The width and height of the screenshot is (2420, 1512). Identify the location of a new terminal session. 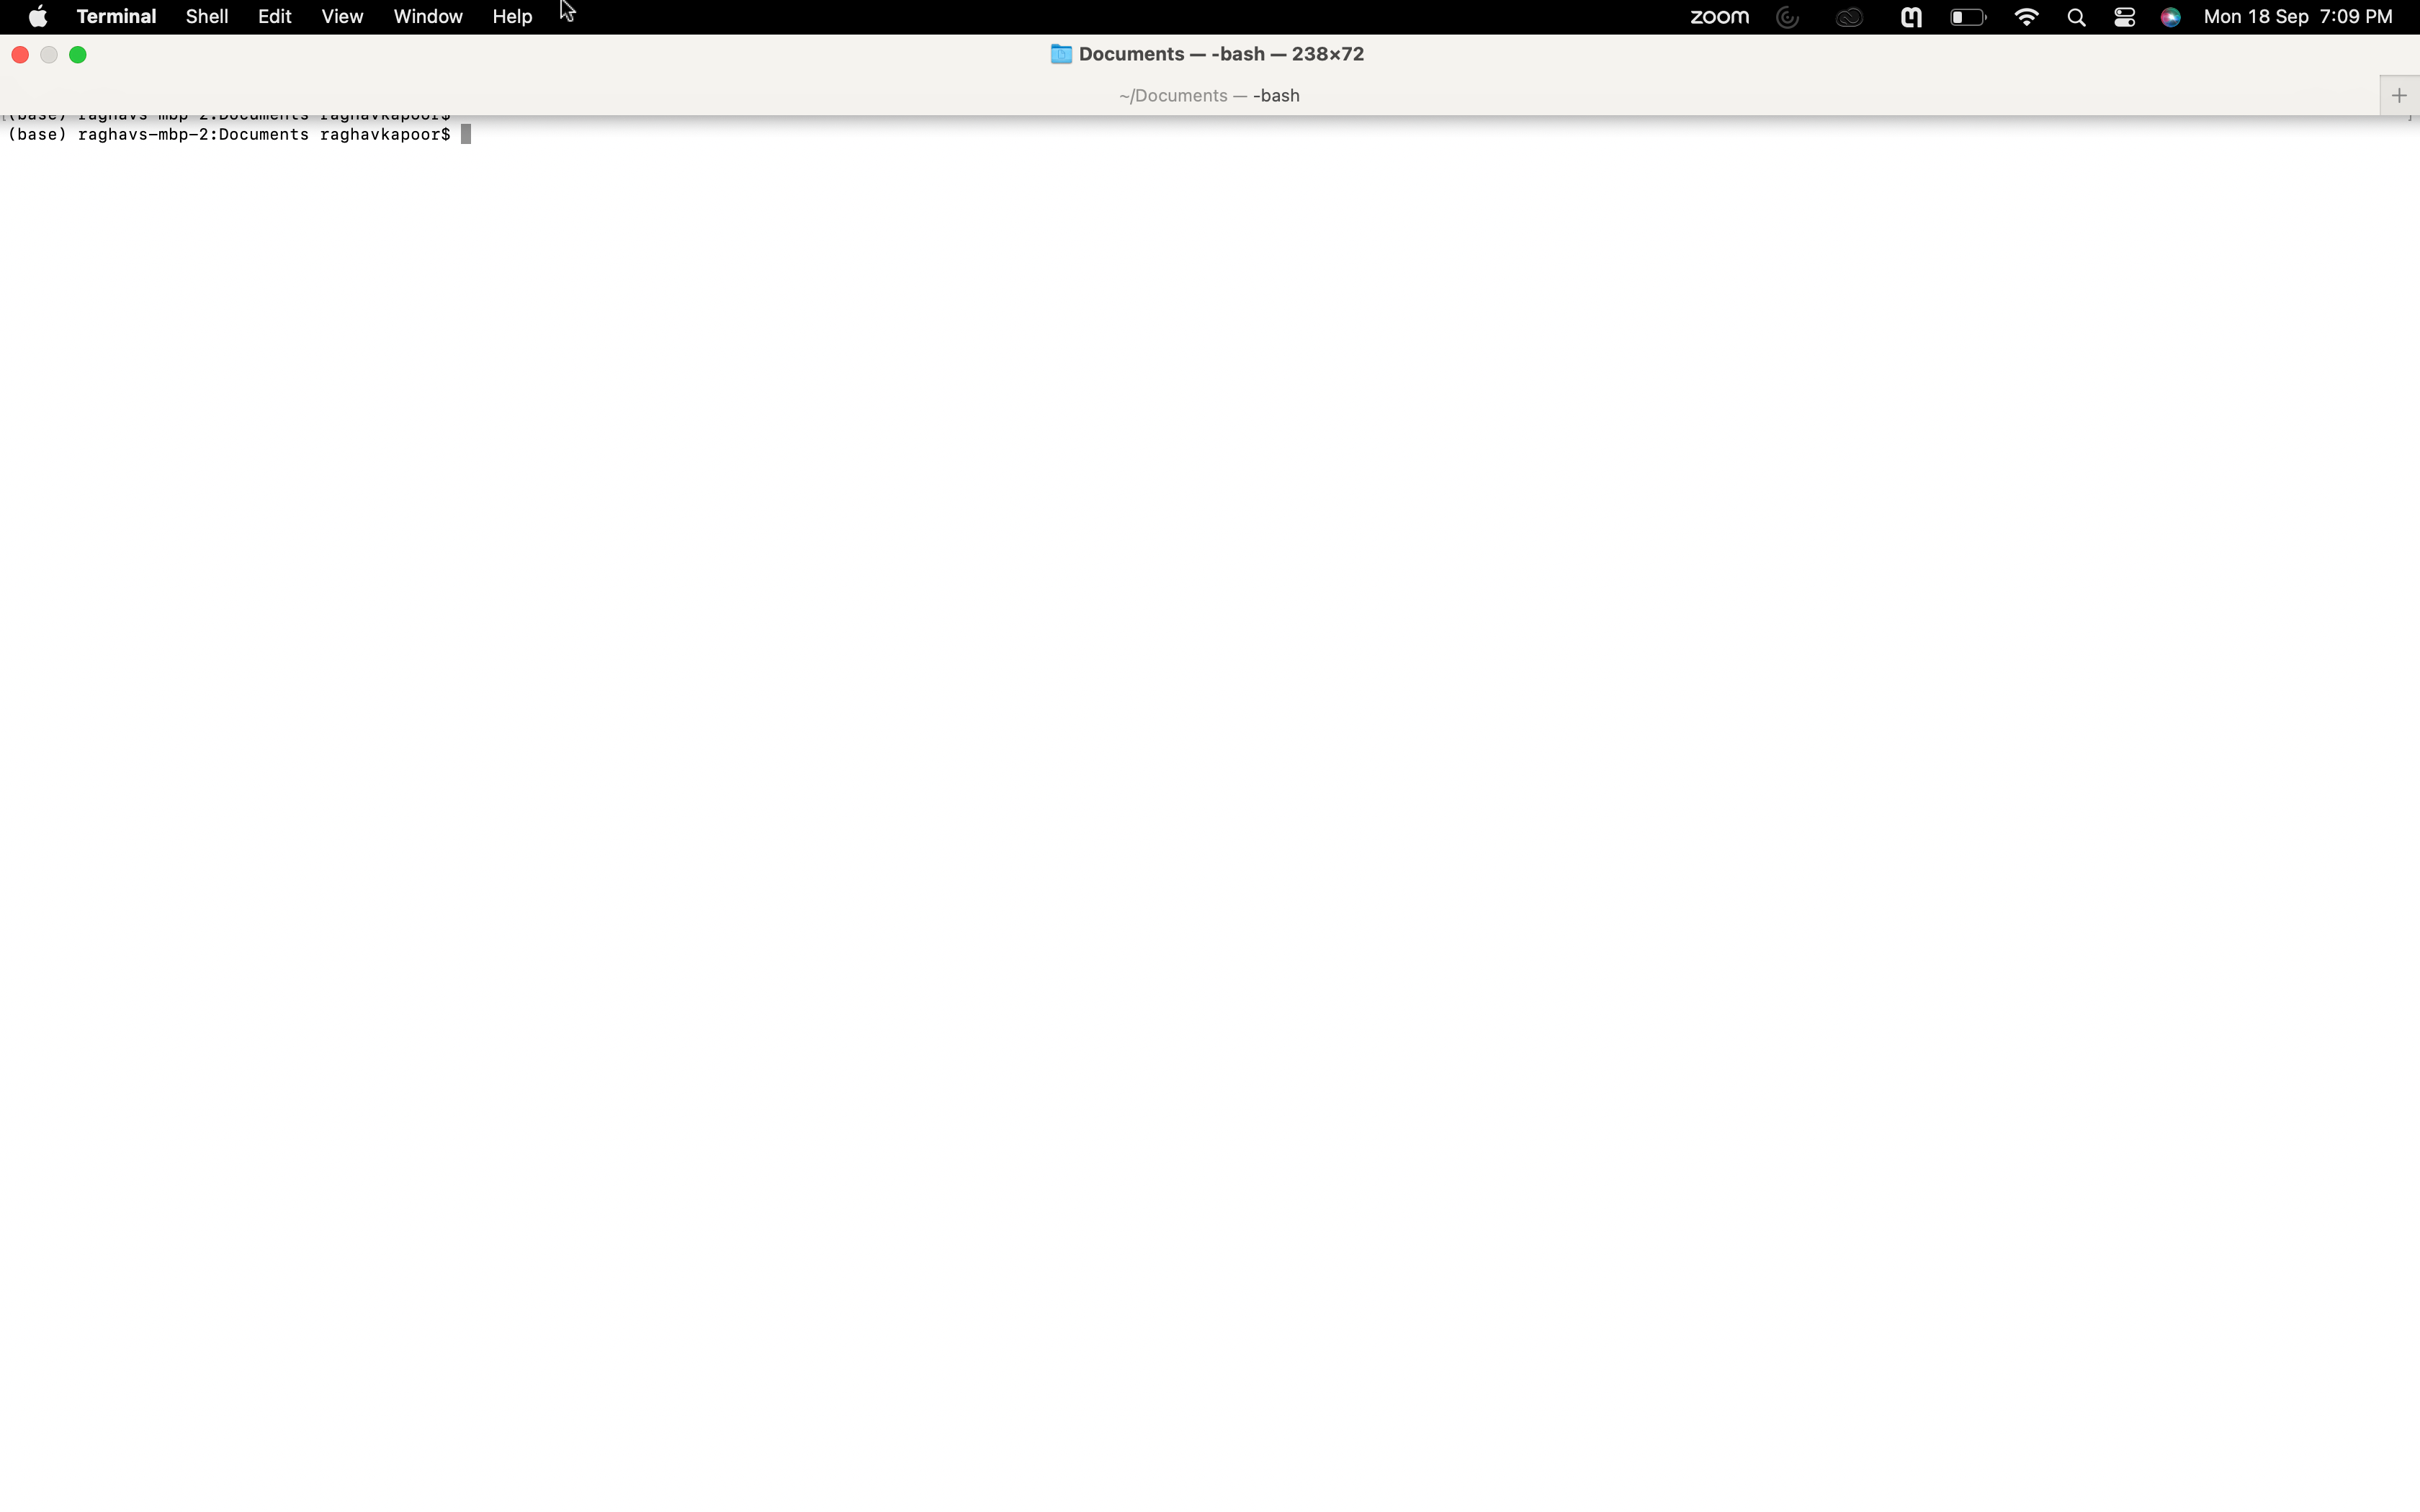
(118, 17).